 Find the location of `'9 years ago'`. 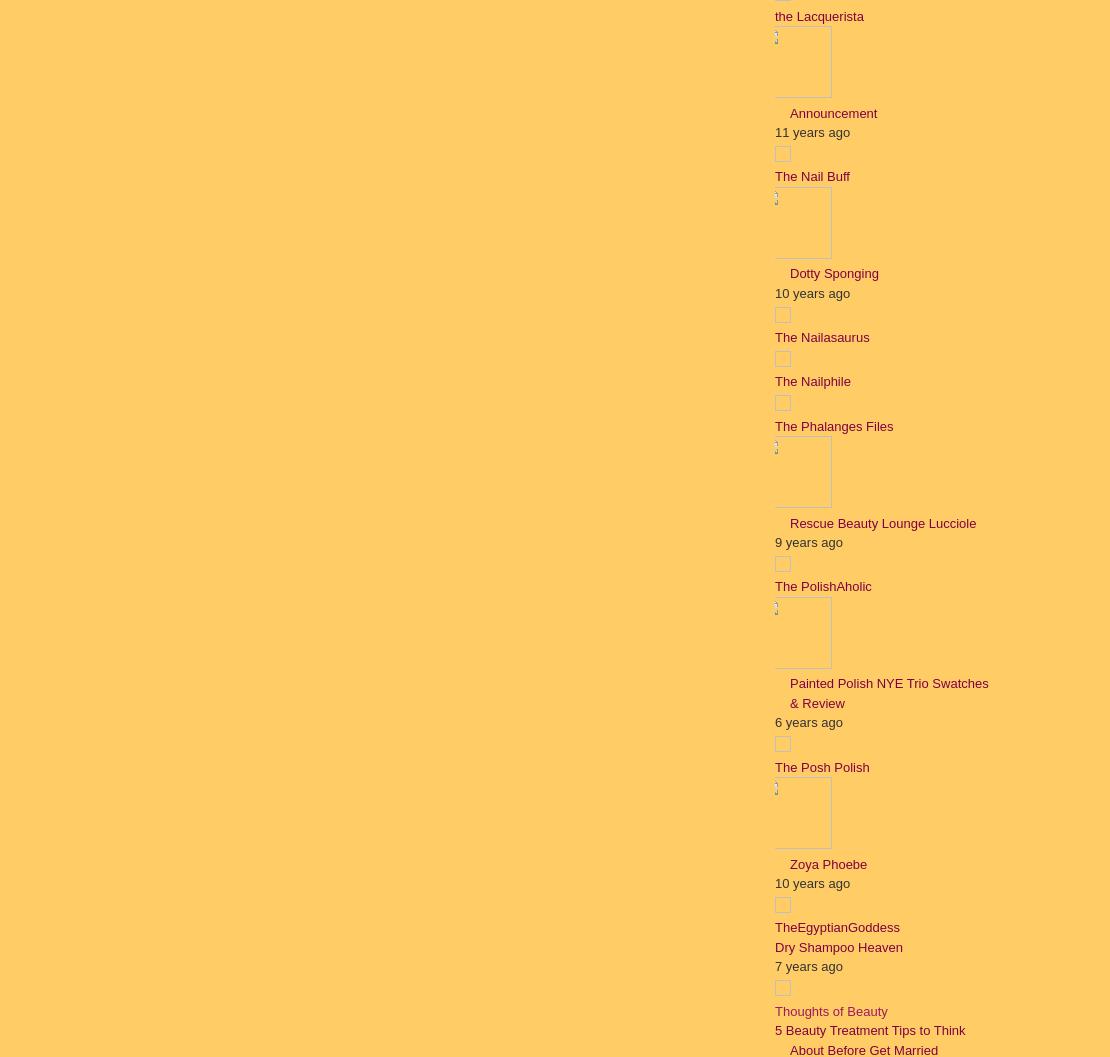

'9 years ago' is located at coordinates (808, 541).